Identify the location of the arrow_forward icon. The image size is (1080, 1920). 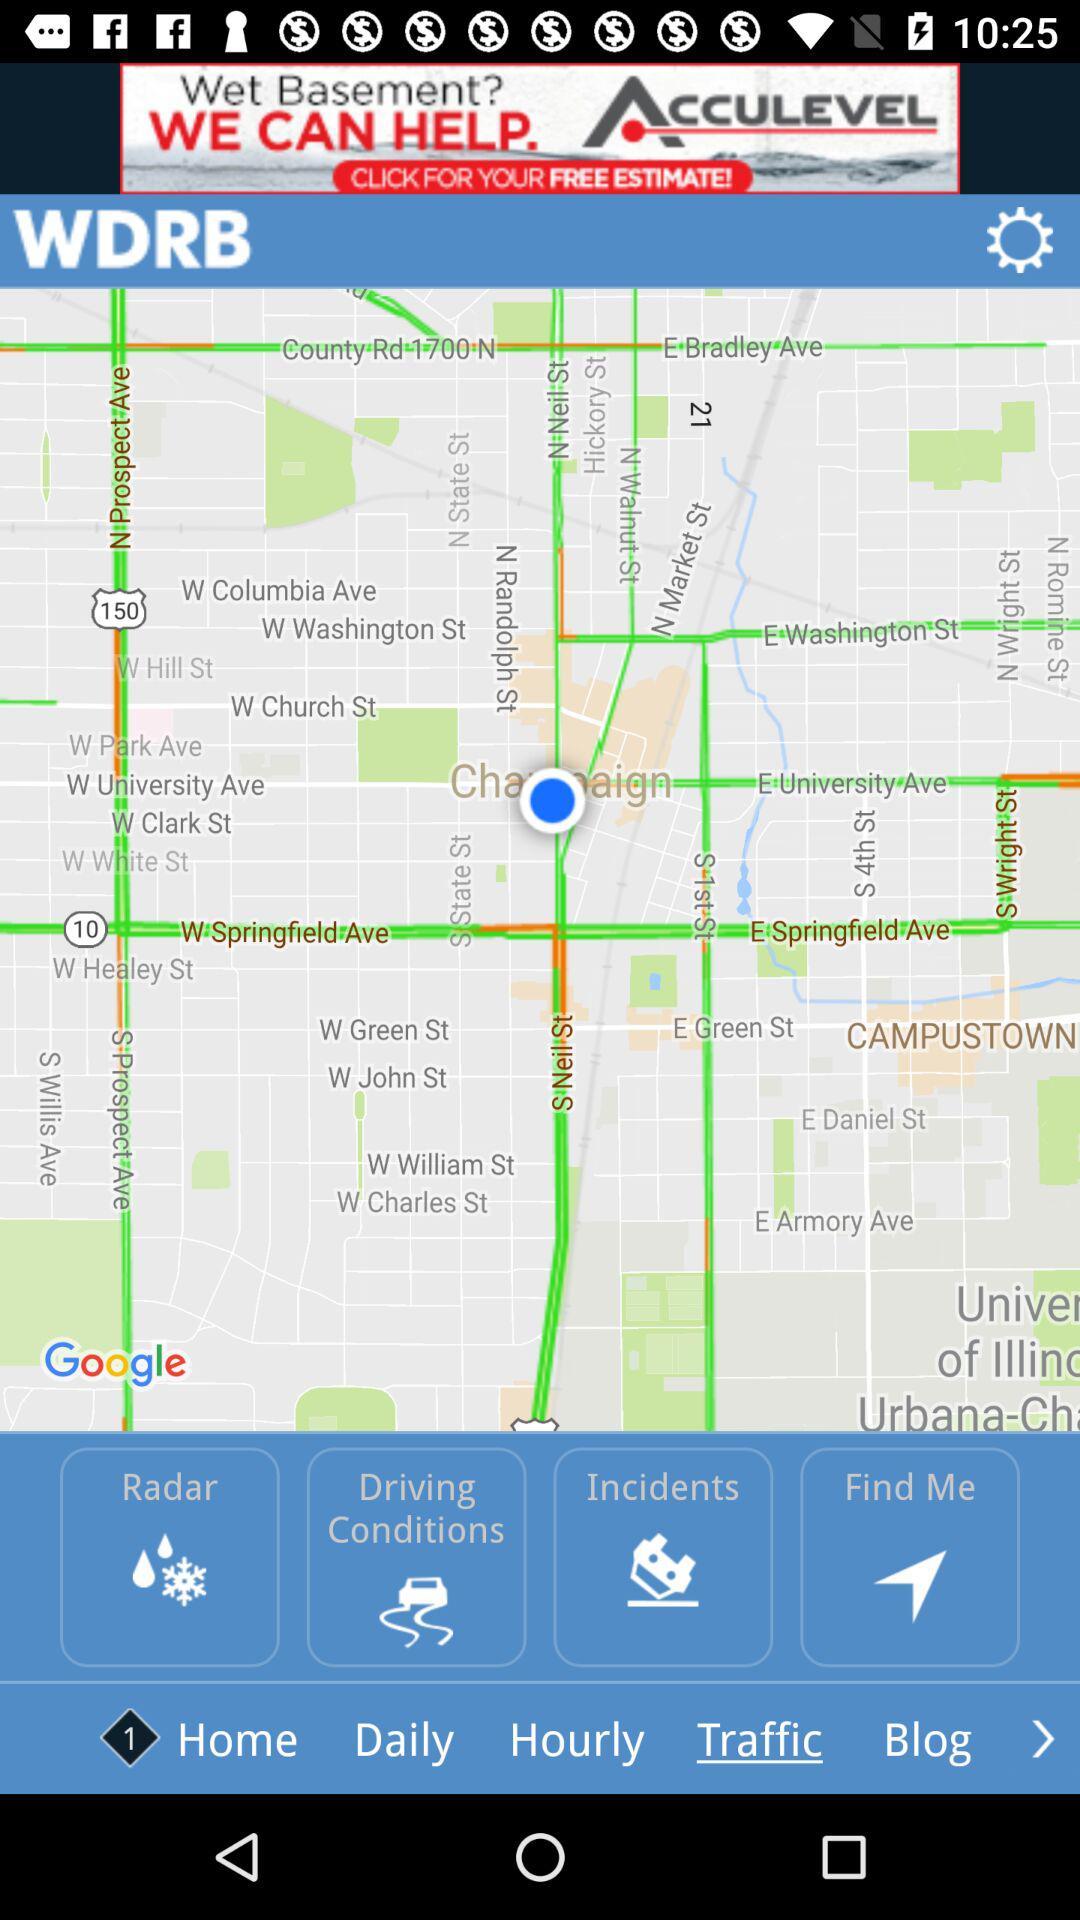
(1042, 1737).